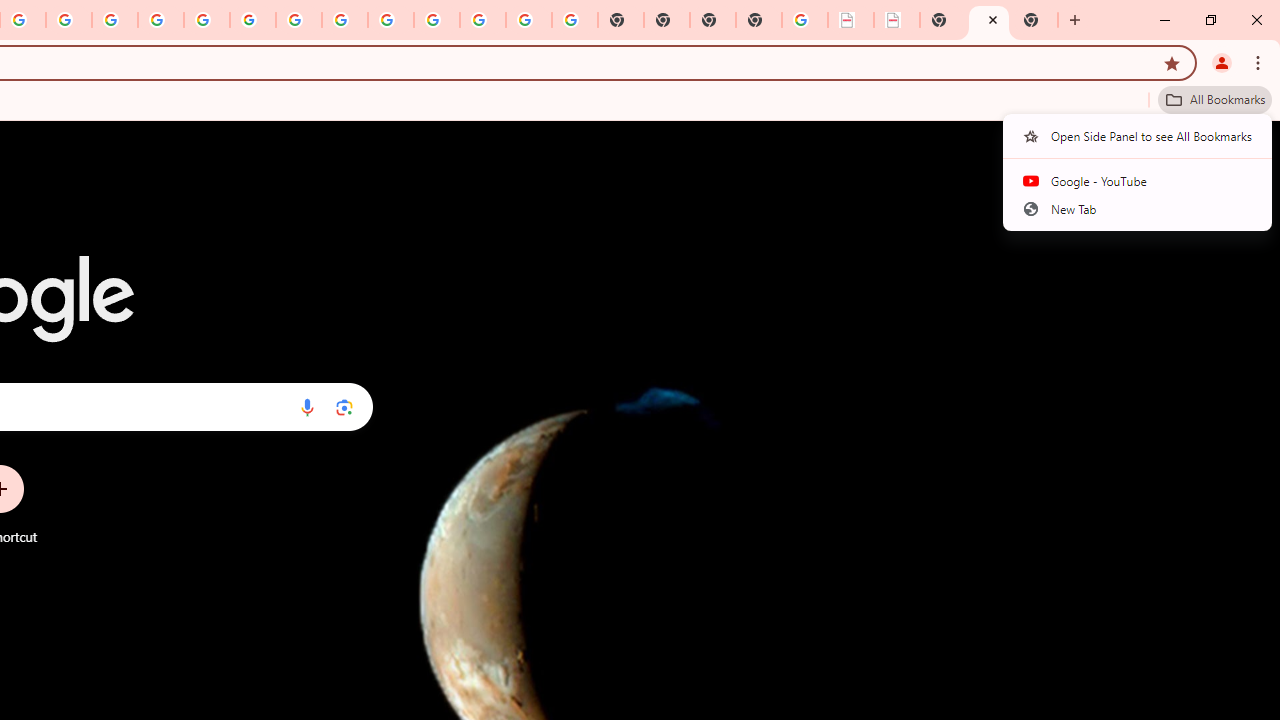 The image size is (1280, 720). I want to click on 'BAE Systems Brasil | BAE Systems', so click(896, 20).